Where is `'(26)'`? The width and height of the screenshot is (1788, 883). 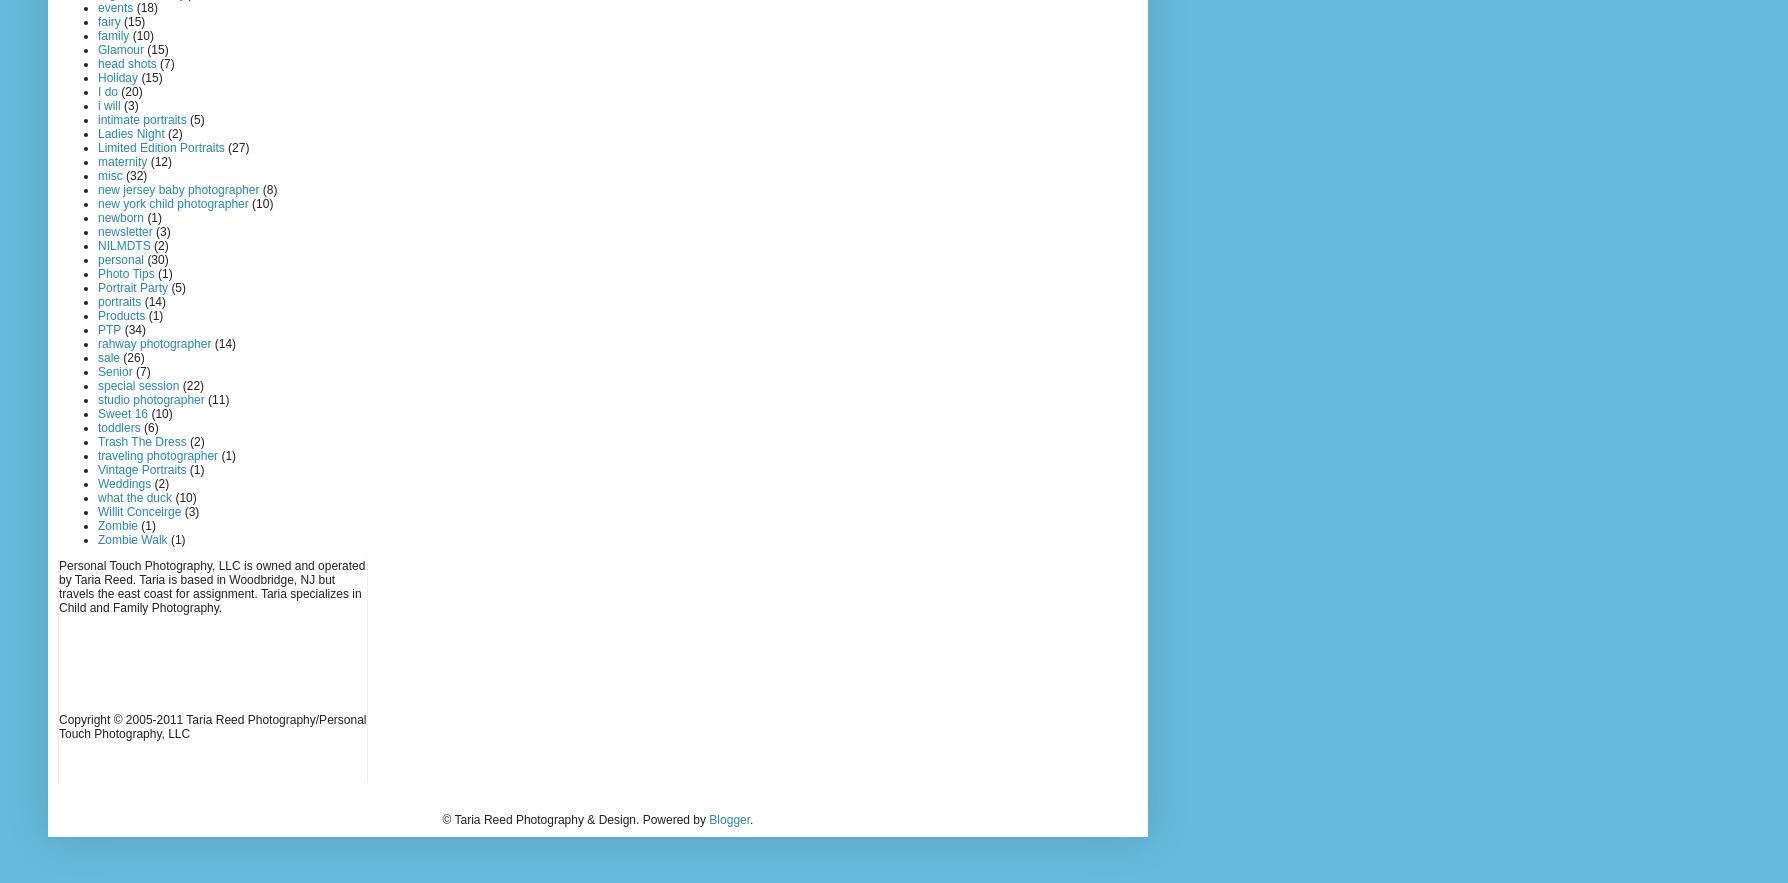
'(26)' is located at coordinates (133, 357).